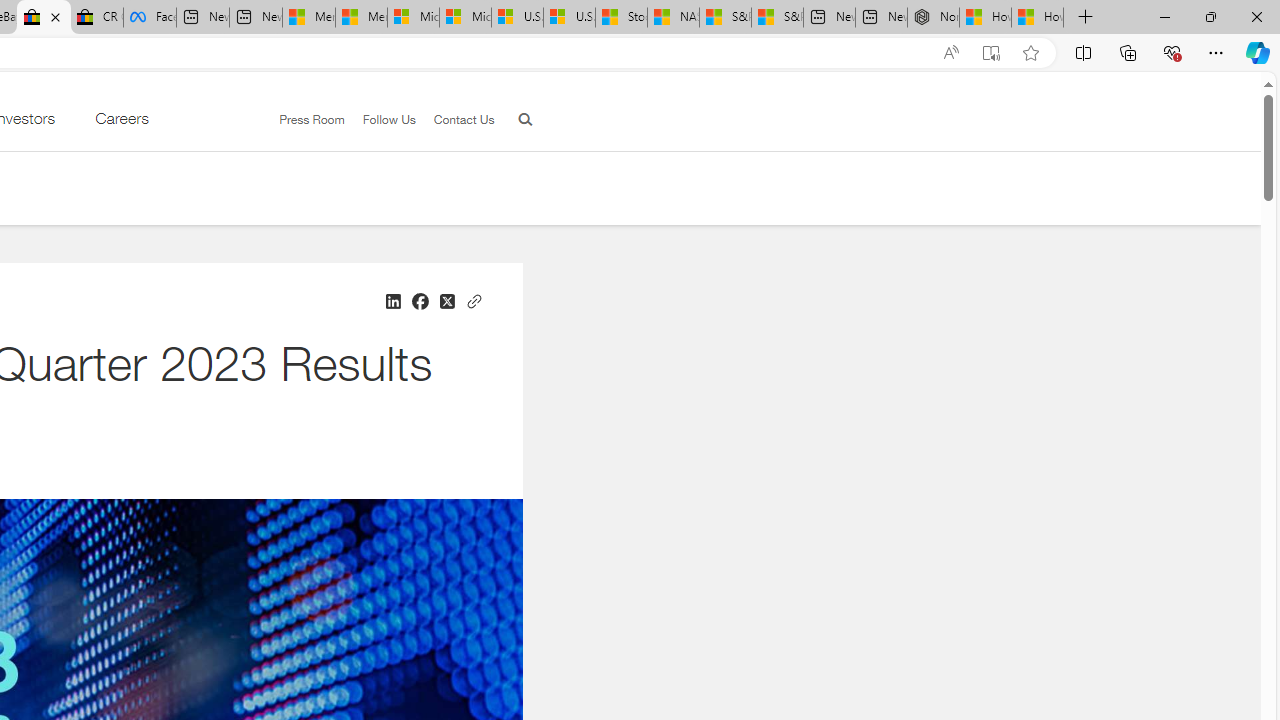  I want to click on 'Settings and more (Alt+F)', so click(1215, 51).